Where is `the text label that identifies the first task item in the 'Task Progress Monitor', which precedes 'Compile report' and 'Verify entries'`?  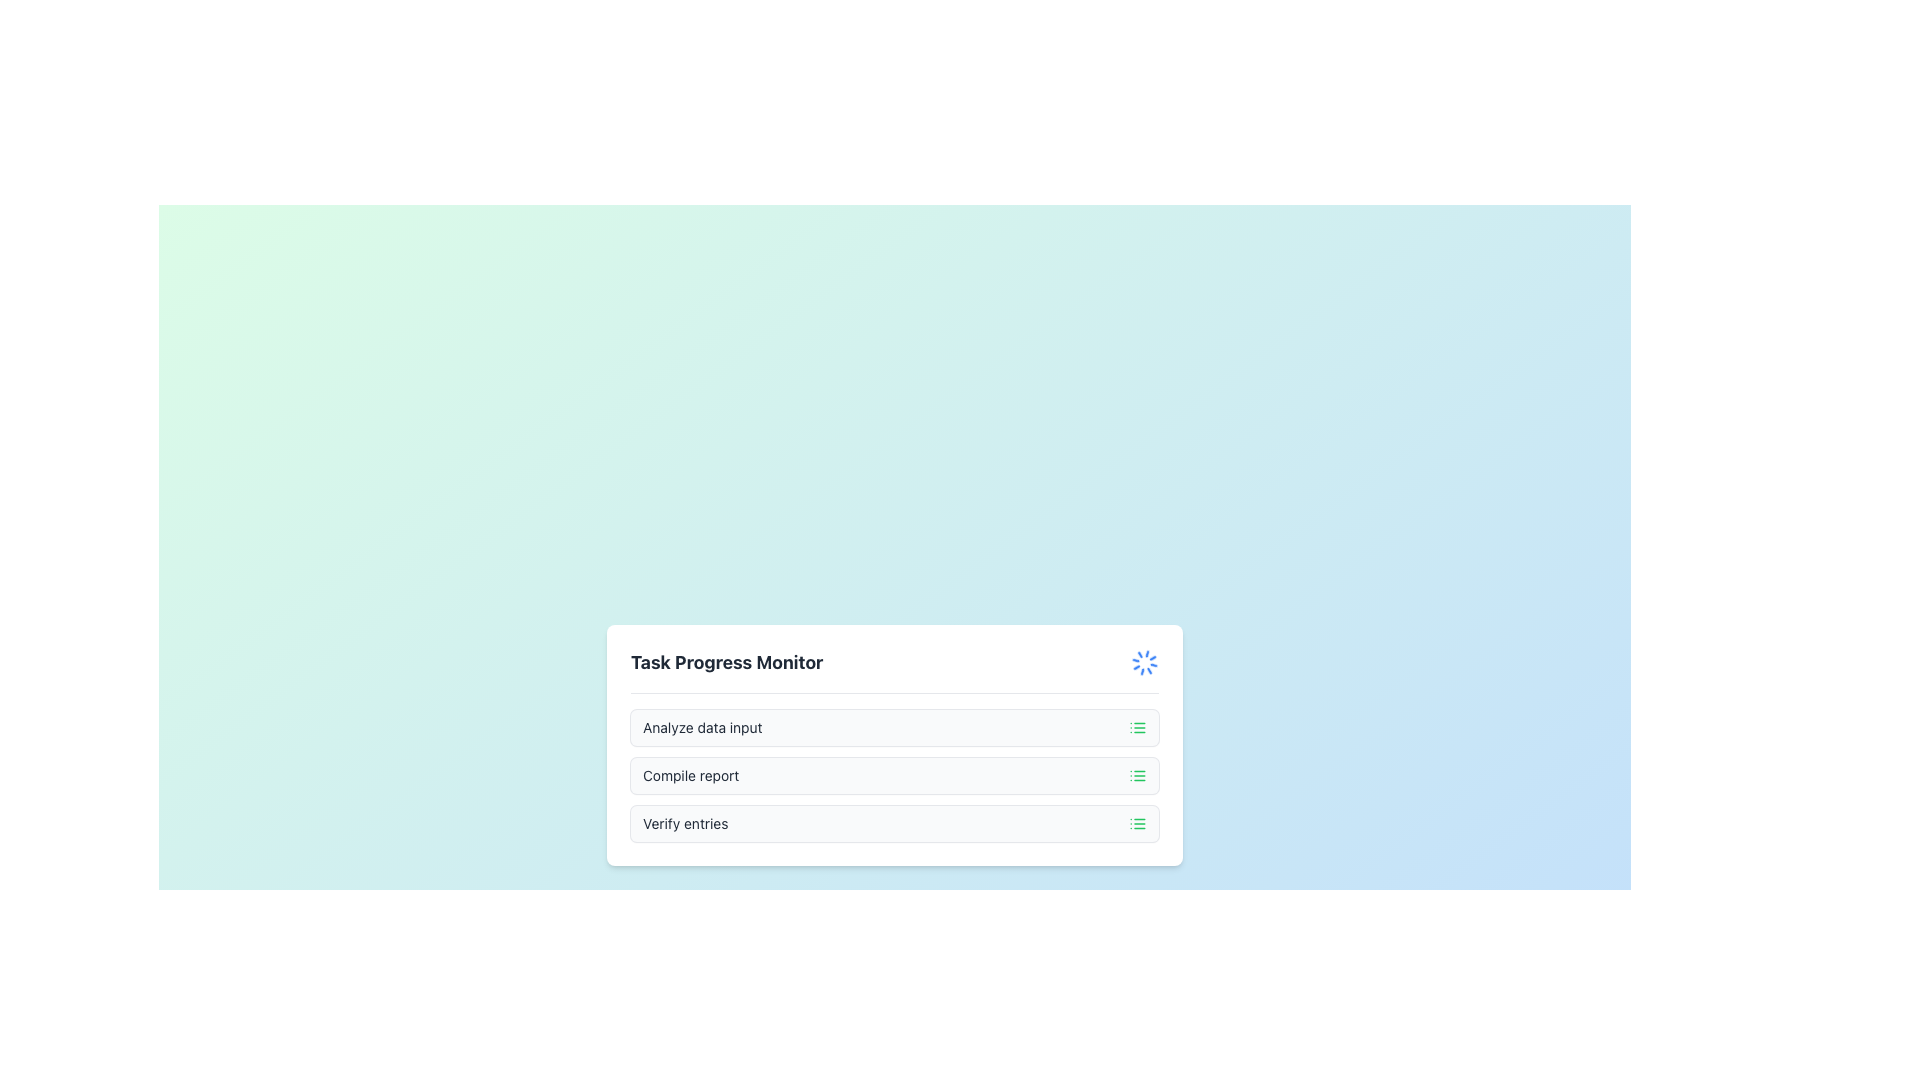
the text label that identifies the first task item in the 'Task Progress Monitor', which precedes 'Compile report' and 'Verify entries' is located at coordinates (702, 727).